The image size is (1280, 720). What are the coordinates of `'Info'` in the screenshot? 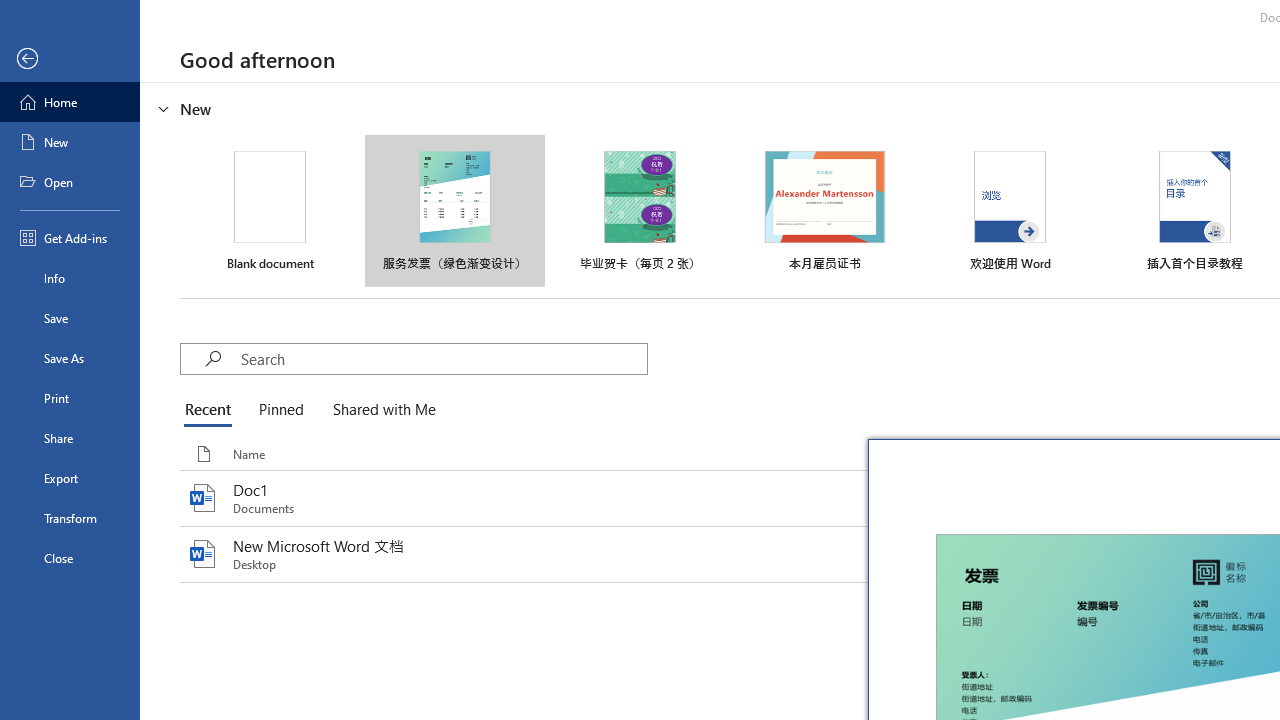 It's located at (69, 277).